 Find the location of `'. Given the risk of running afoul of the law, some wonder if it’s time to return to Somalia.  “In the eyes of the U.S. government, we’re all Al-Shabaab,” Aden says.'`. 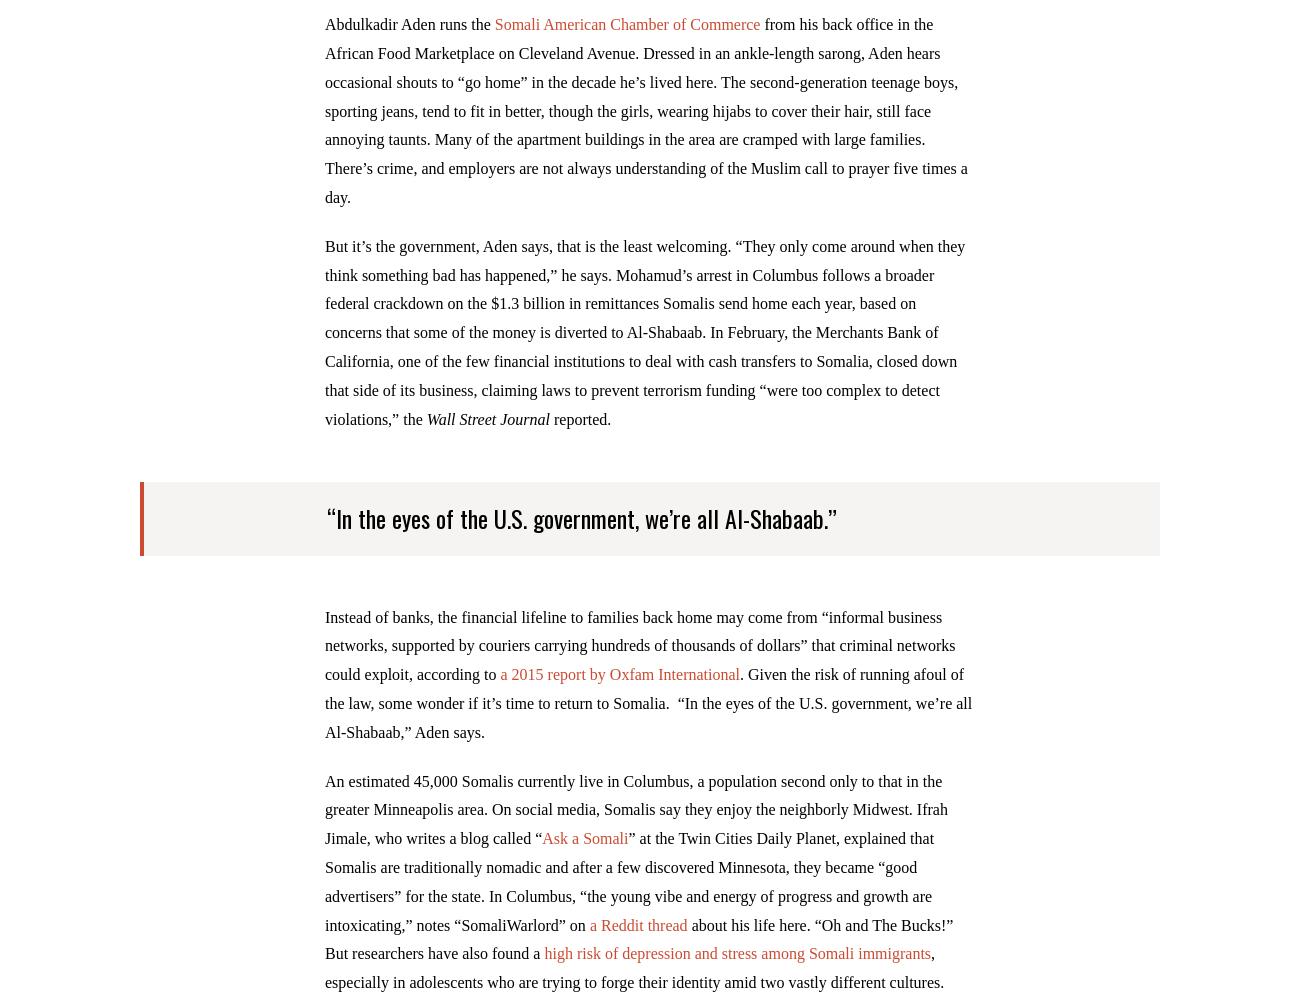

'. Given the risk of running afoul of the law, some wonder if it’s time to return to Somalia.  “In the eyes of the U.S. government, we’re all Al-Shabaab,” Aden says.' is located at coordinates (325, 716).